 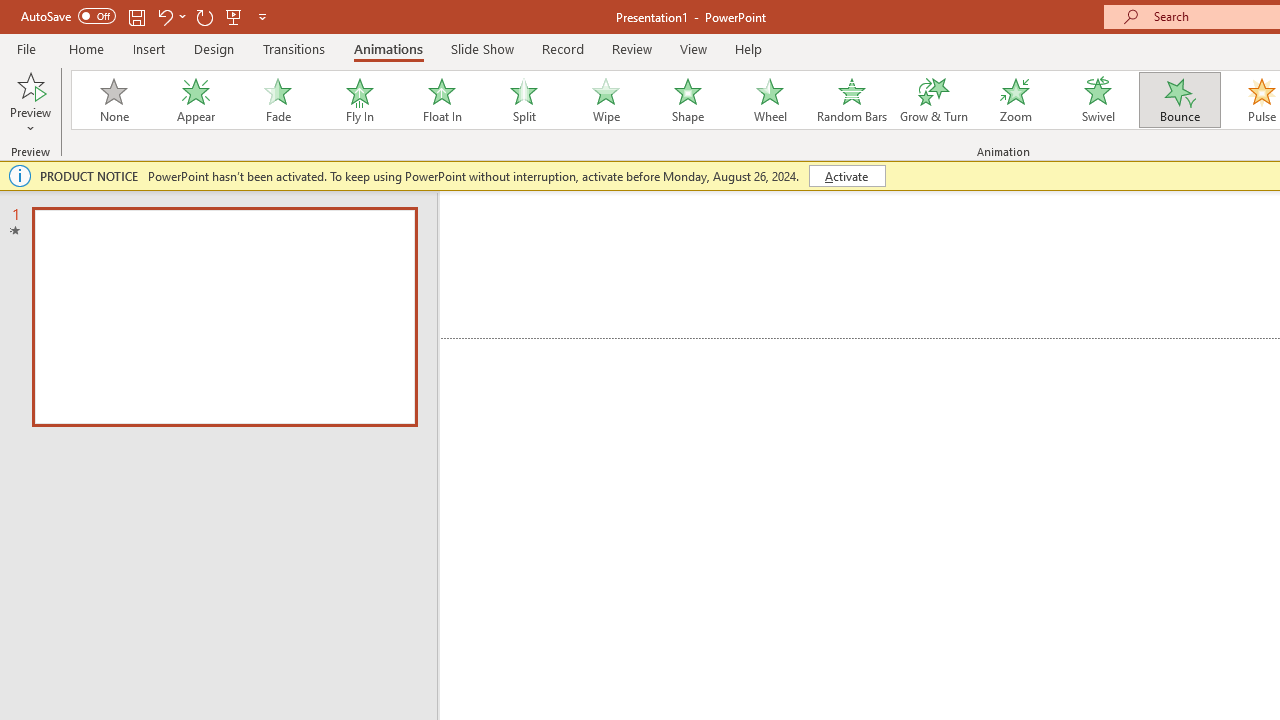 I want to click on 'Appear', so click(x=195, y=100).